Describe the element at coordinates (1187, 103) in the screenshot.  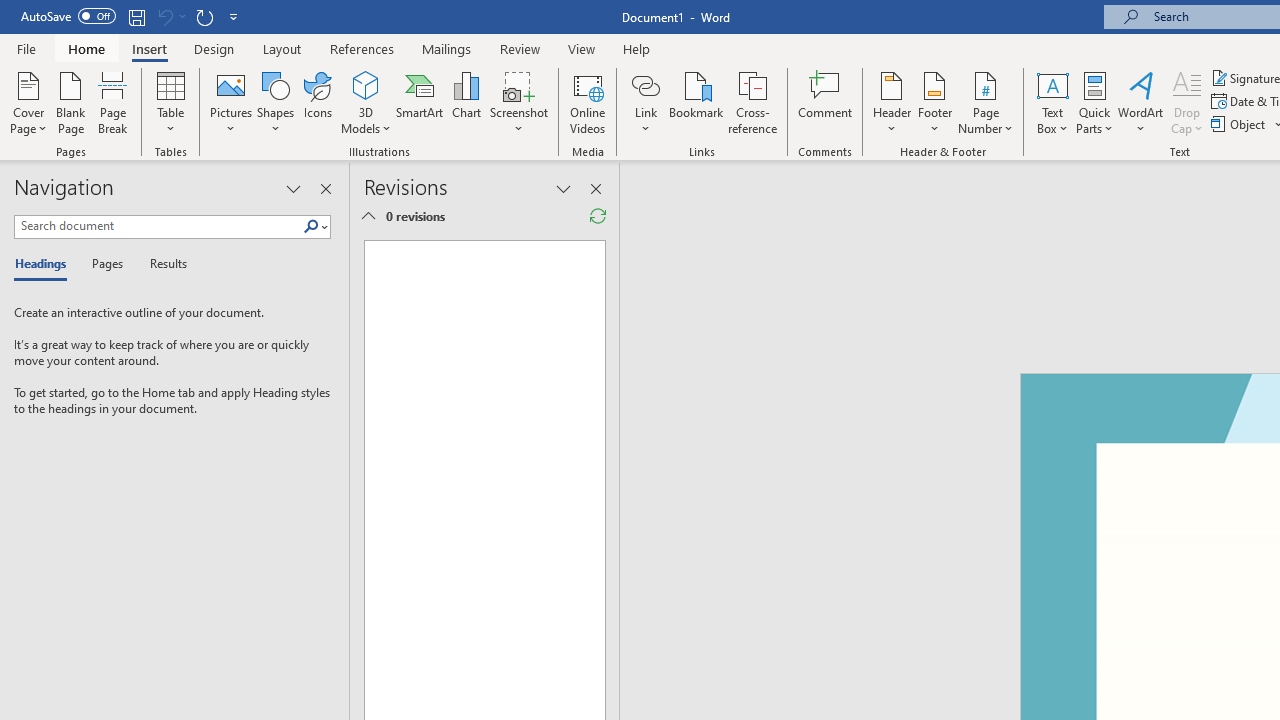
I see `'Drop Cap'` at that location.